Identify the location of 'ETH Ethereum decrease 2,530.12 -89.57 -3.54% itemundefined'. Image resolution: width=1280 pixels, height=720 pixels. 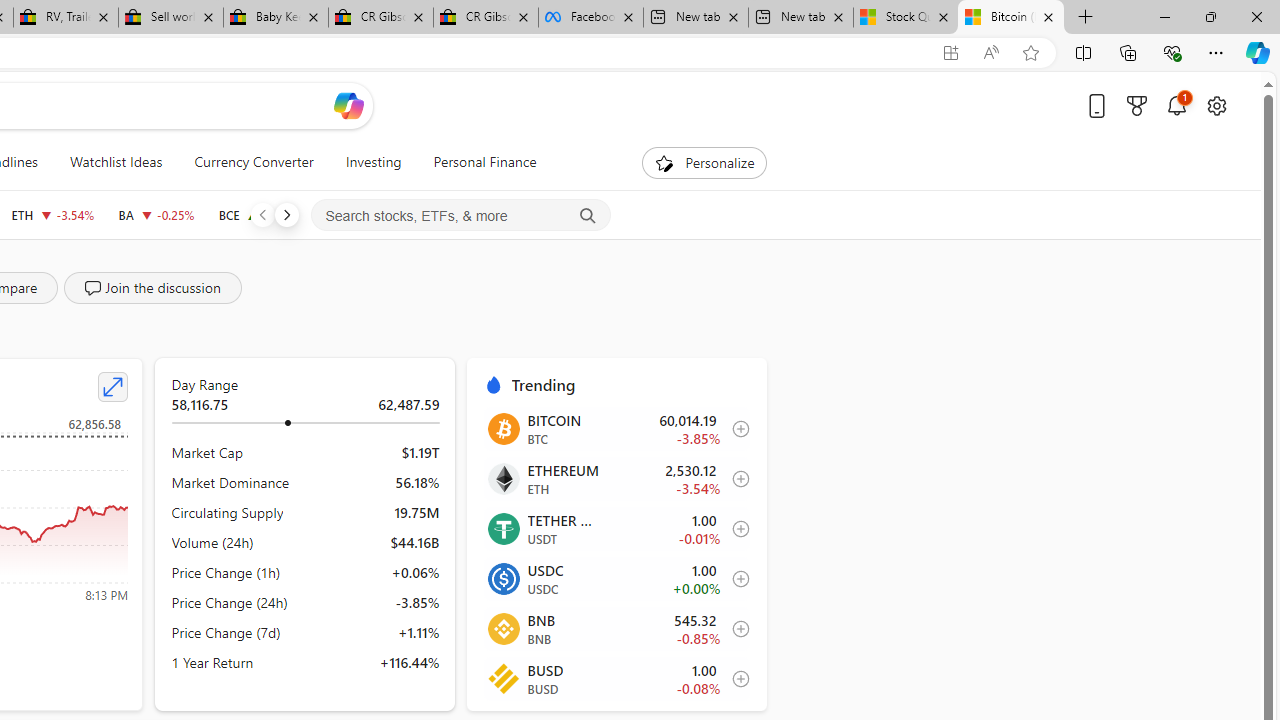
(615, 479).